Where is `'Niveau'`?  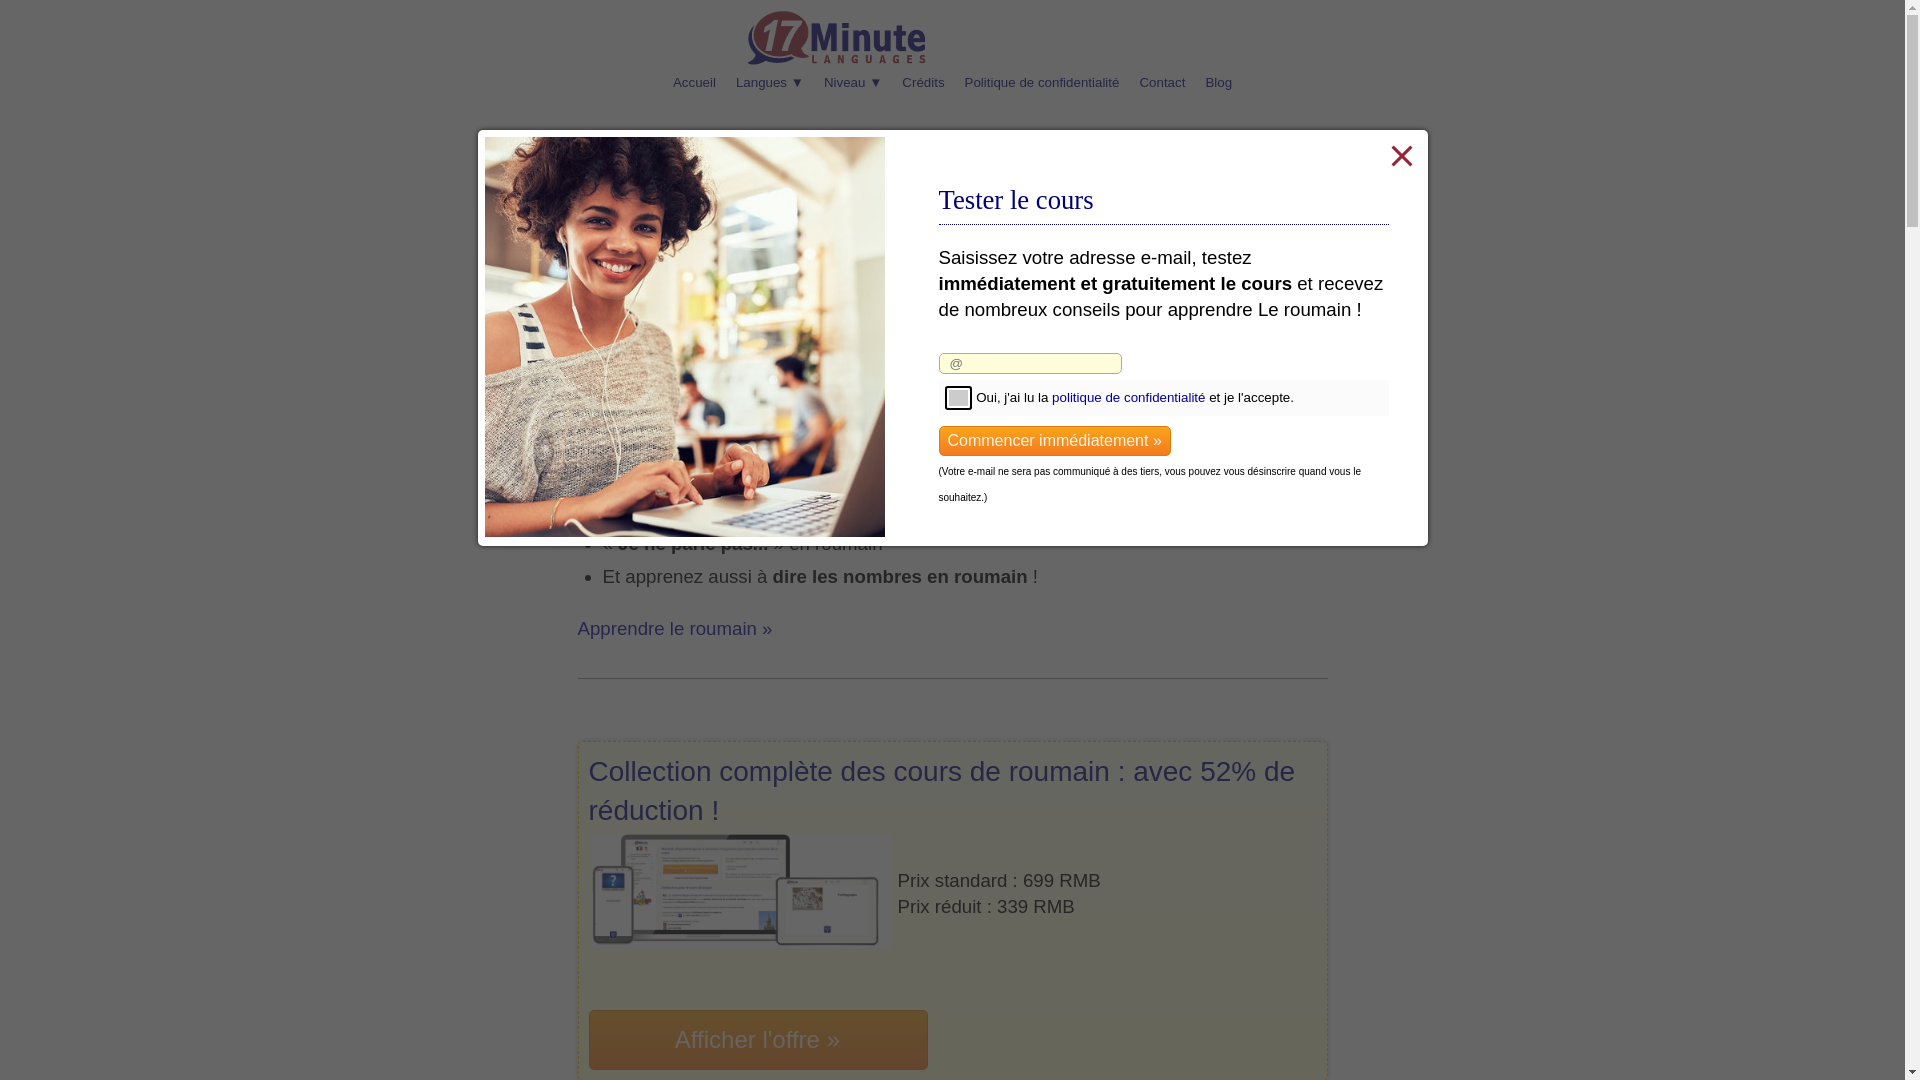 'Niveau' is located at coordinates (814, 82).